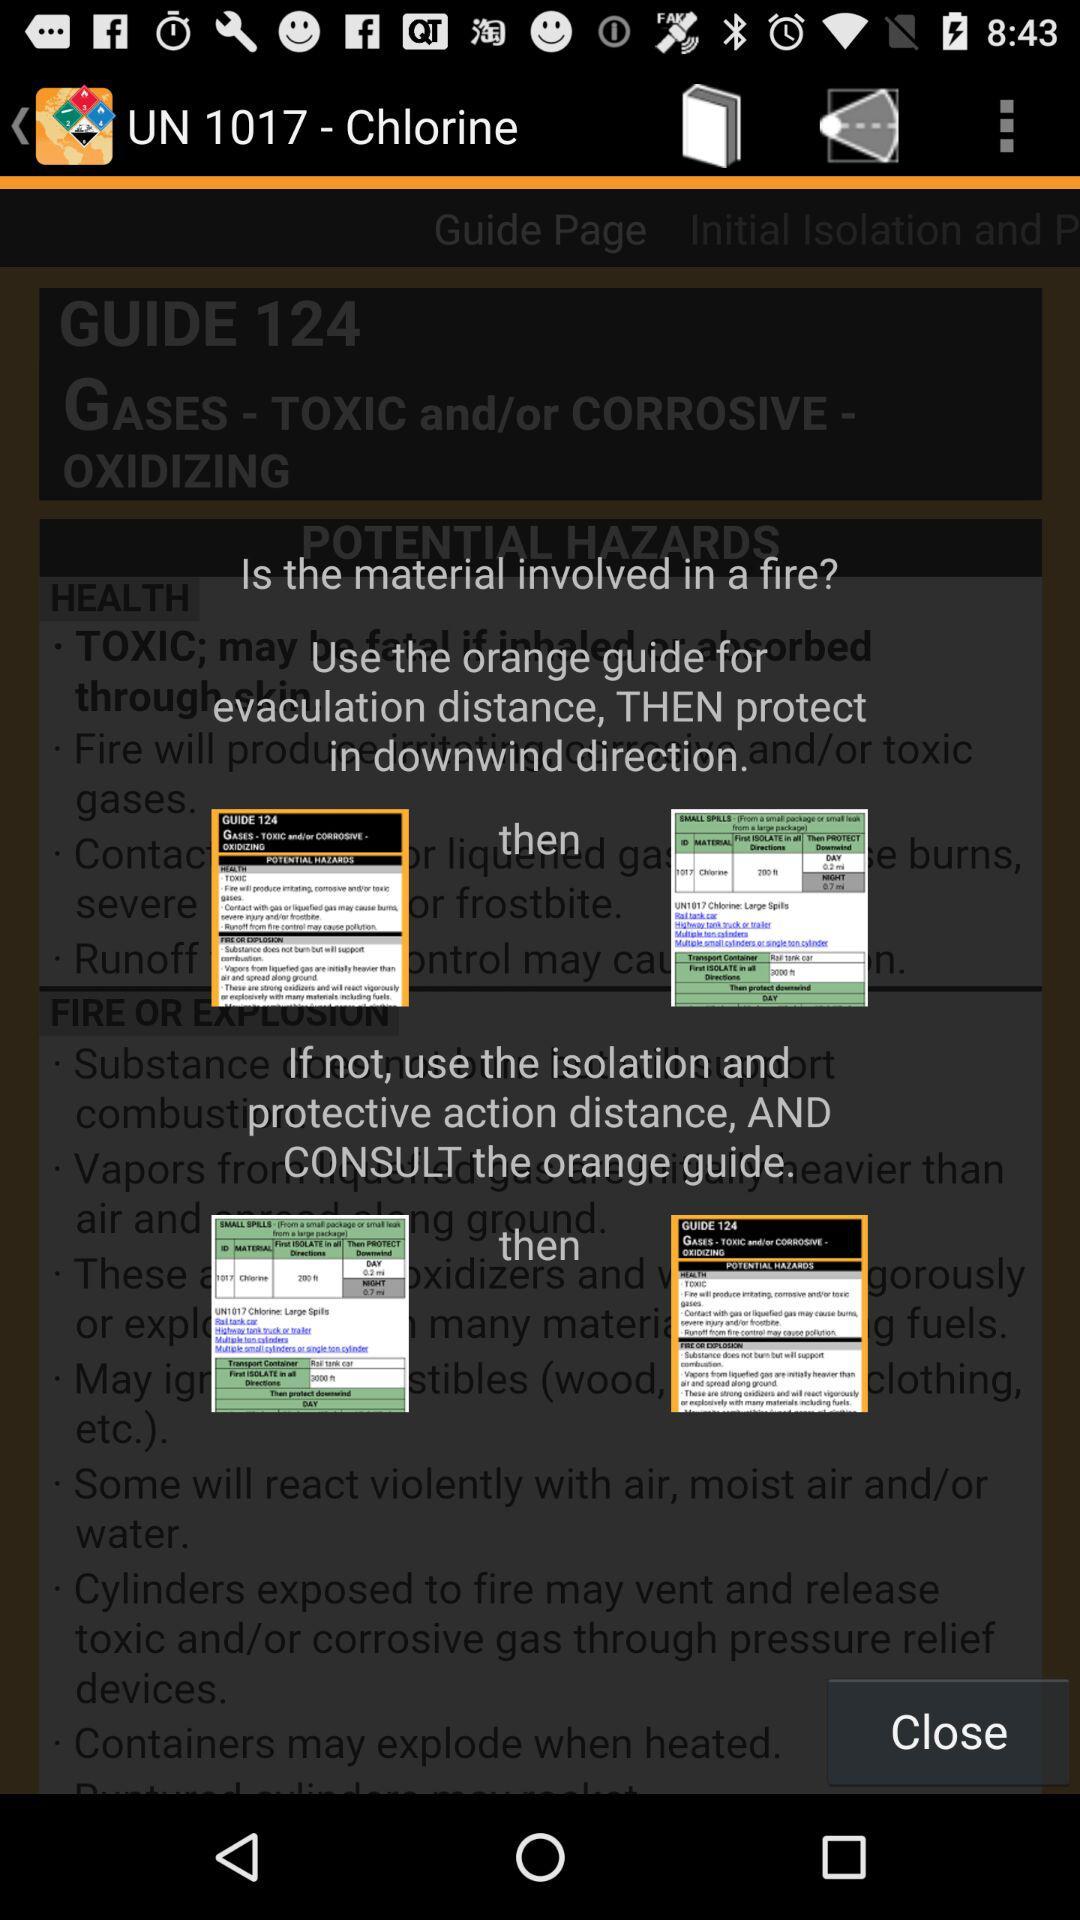 The width and height of the screenshot is (1080, 1920). I want to click on the second left image from, so click(310, 1313).